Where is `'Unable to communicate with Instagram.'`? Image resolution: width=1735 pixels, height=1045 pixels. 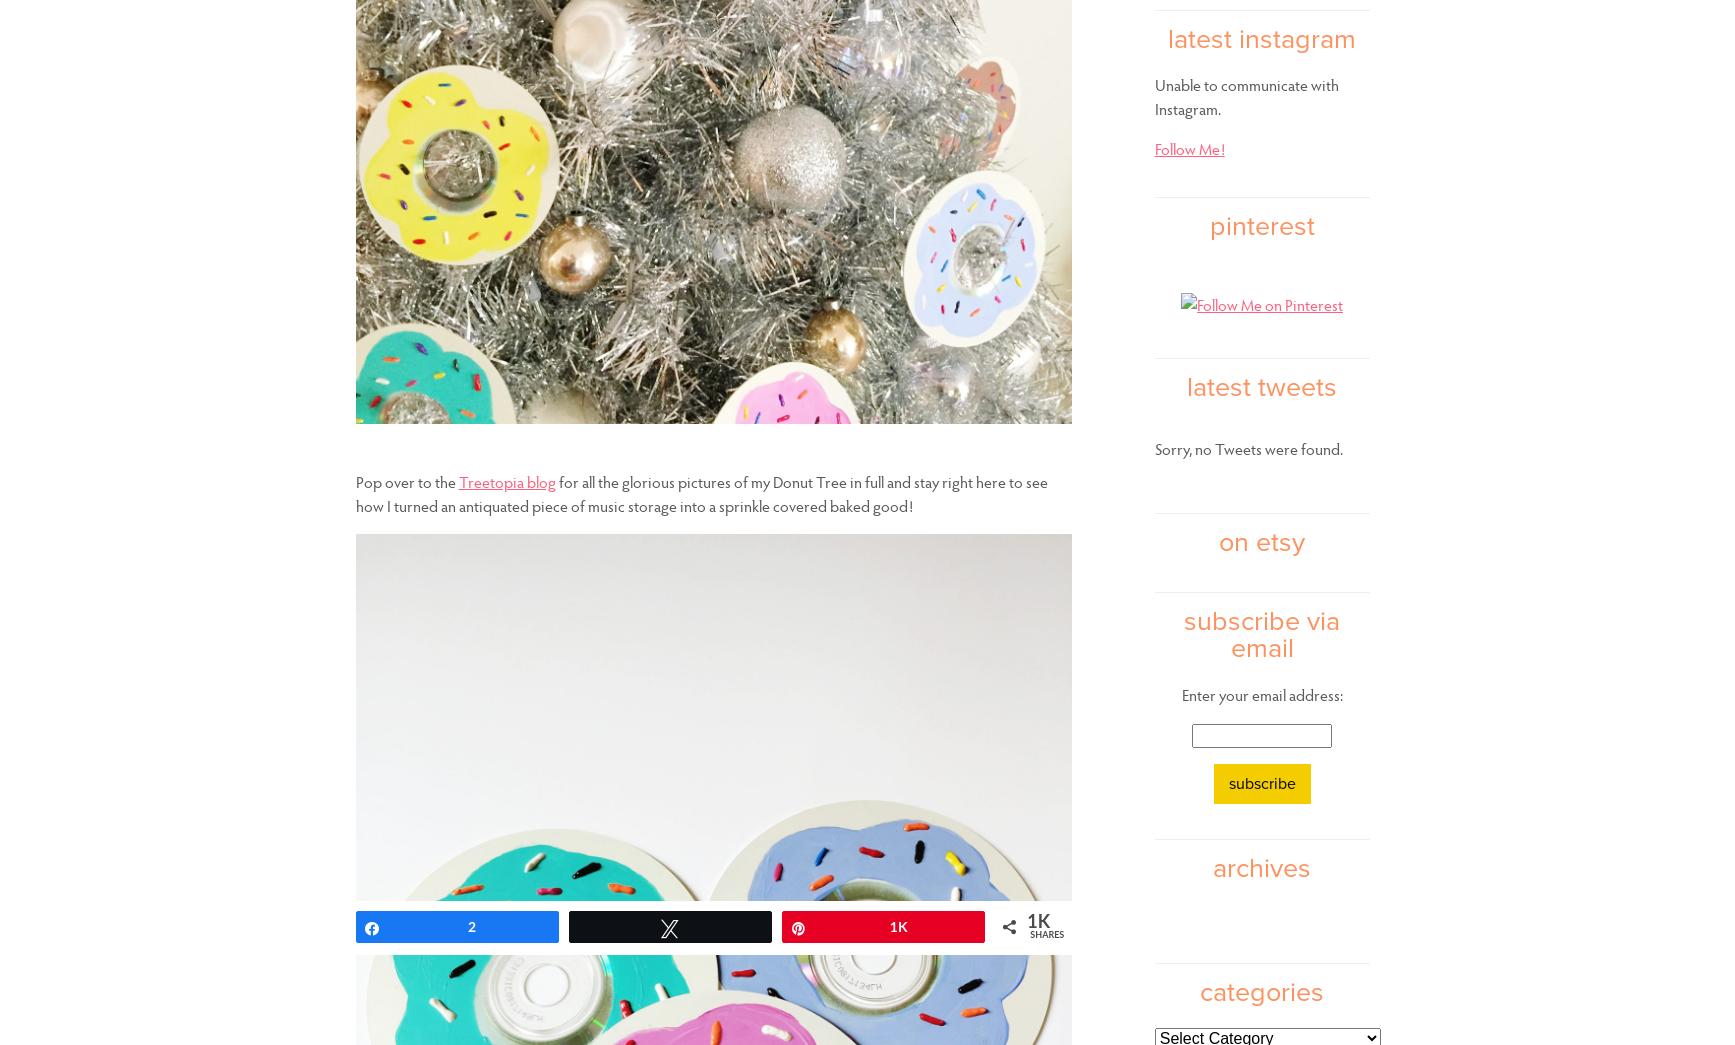
'Unable to communicate with Instagram.' is located at coordinates (1245, 96).